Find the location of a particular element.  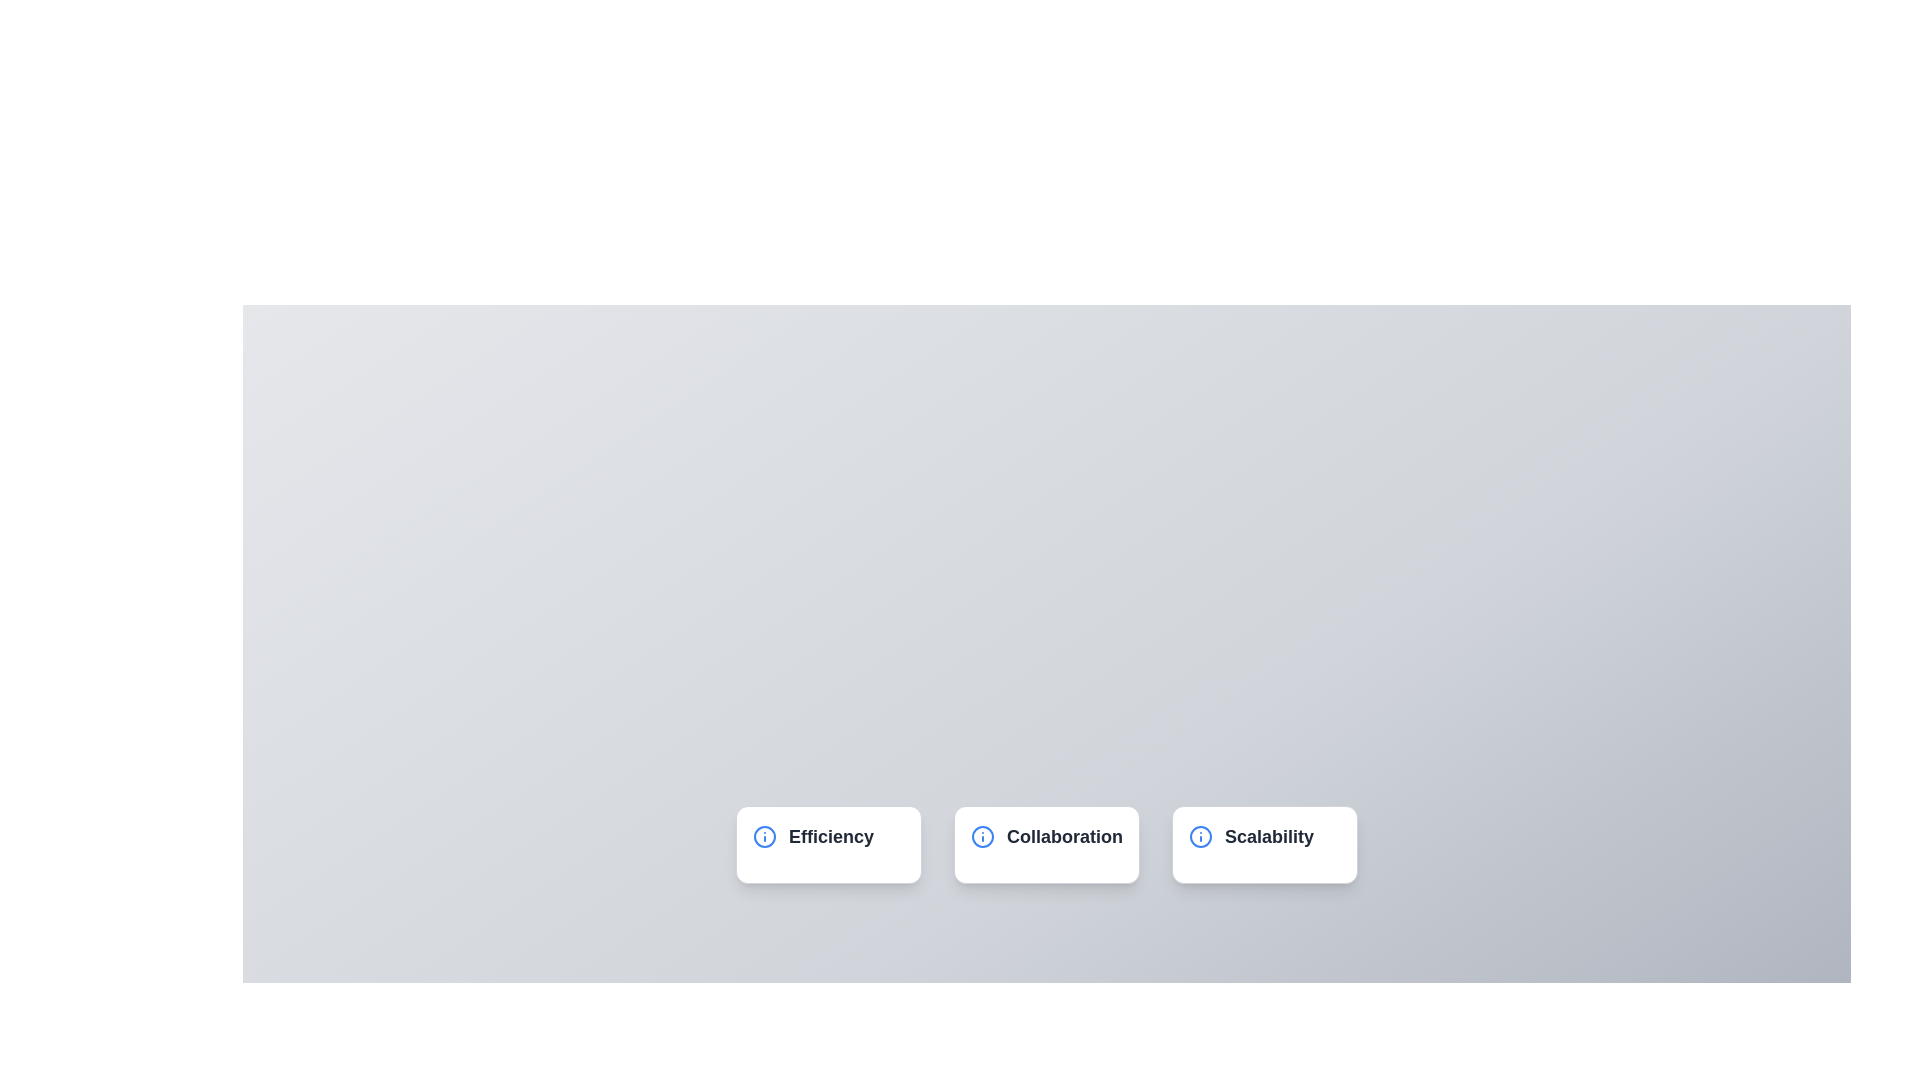

the Informational icon located to the left of the 'Efficiency' label is located at coordinates (763, 837).